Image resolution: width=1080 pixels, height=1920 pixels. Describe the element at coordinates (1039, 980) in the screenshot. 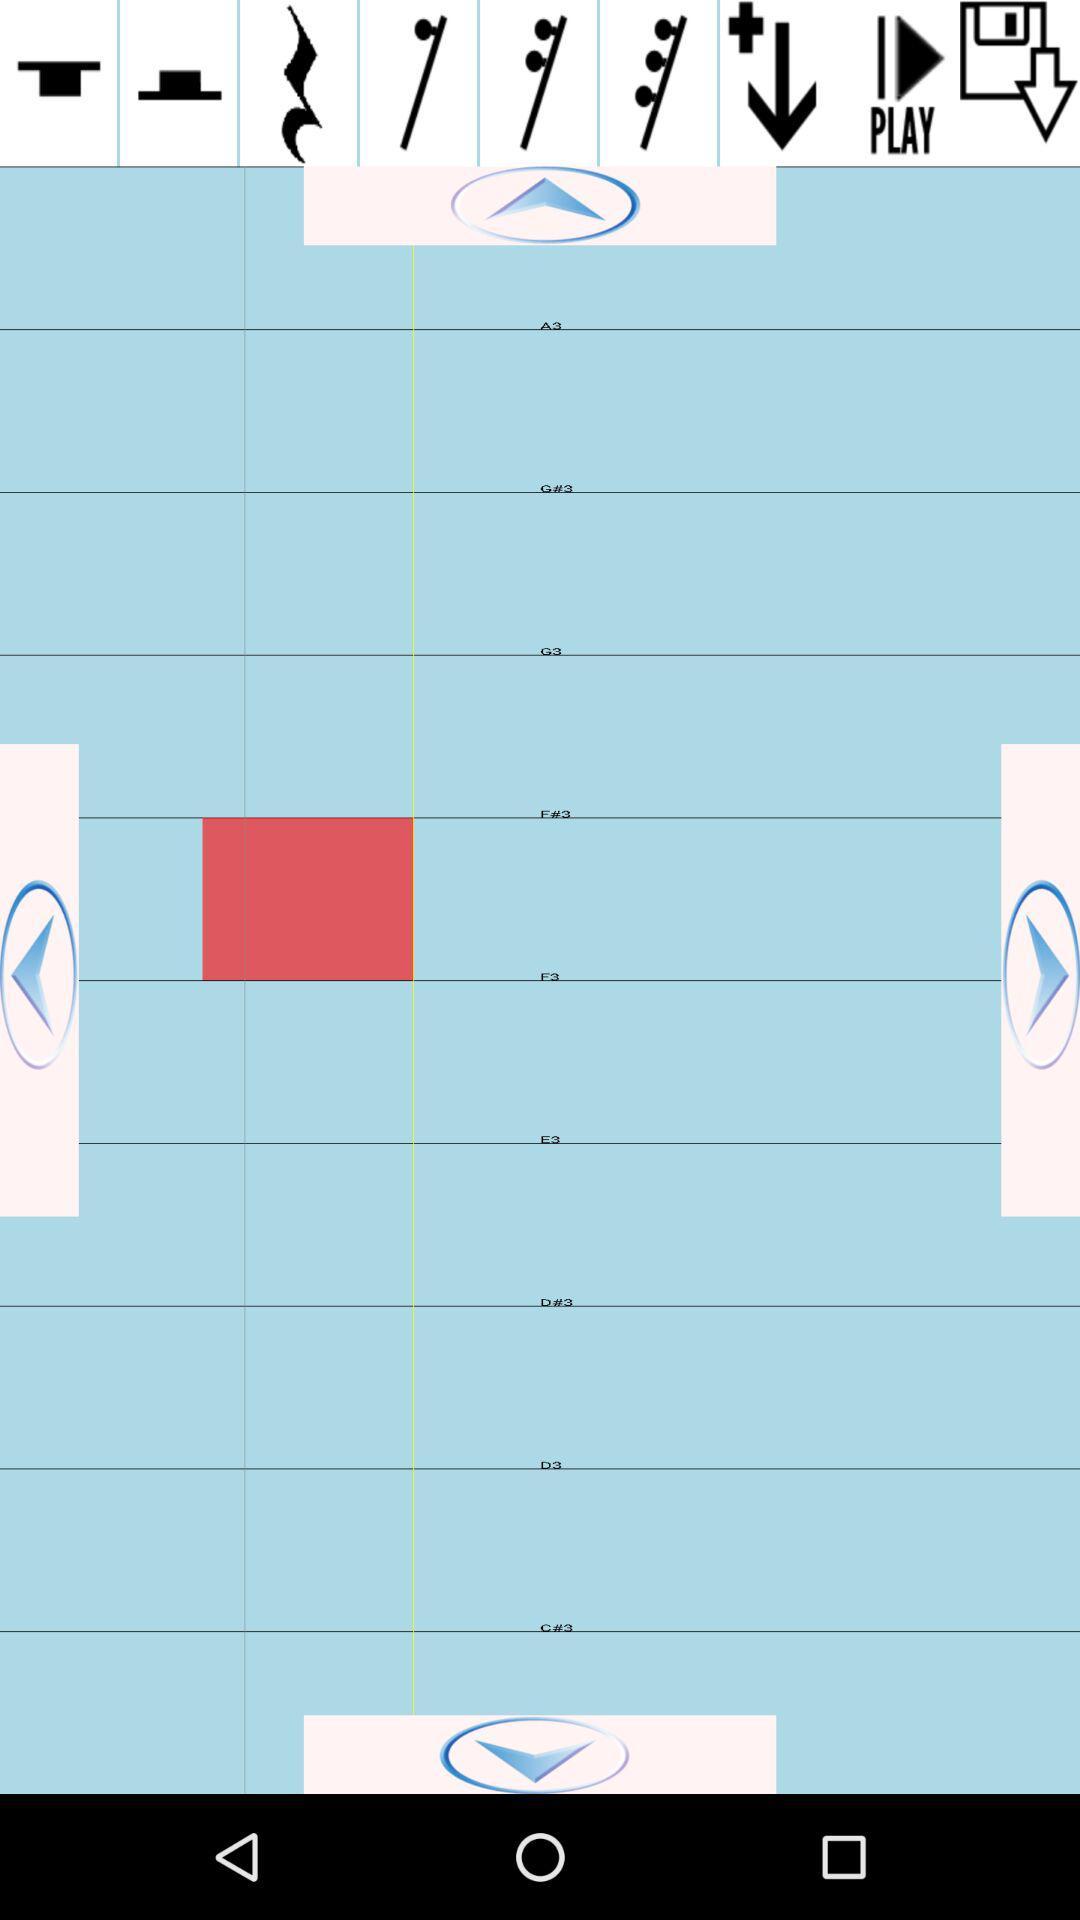

I see `next page` at that location.